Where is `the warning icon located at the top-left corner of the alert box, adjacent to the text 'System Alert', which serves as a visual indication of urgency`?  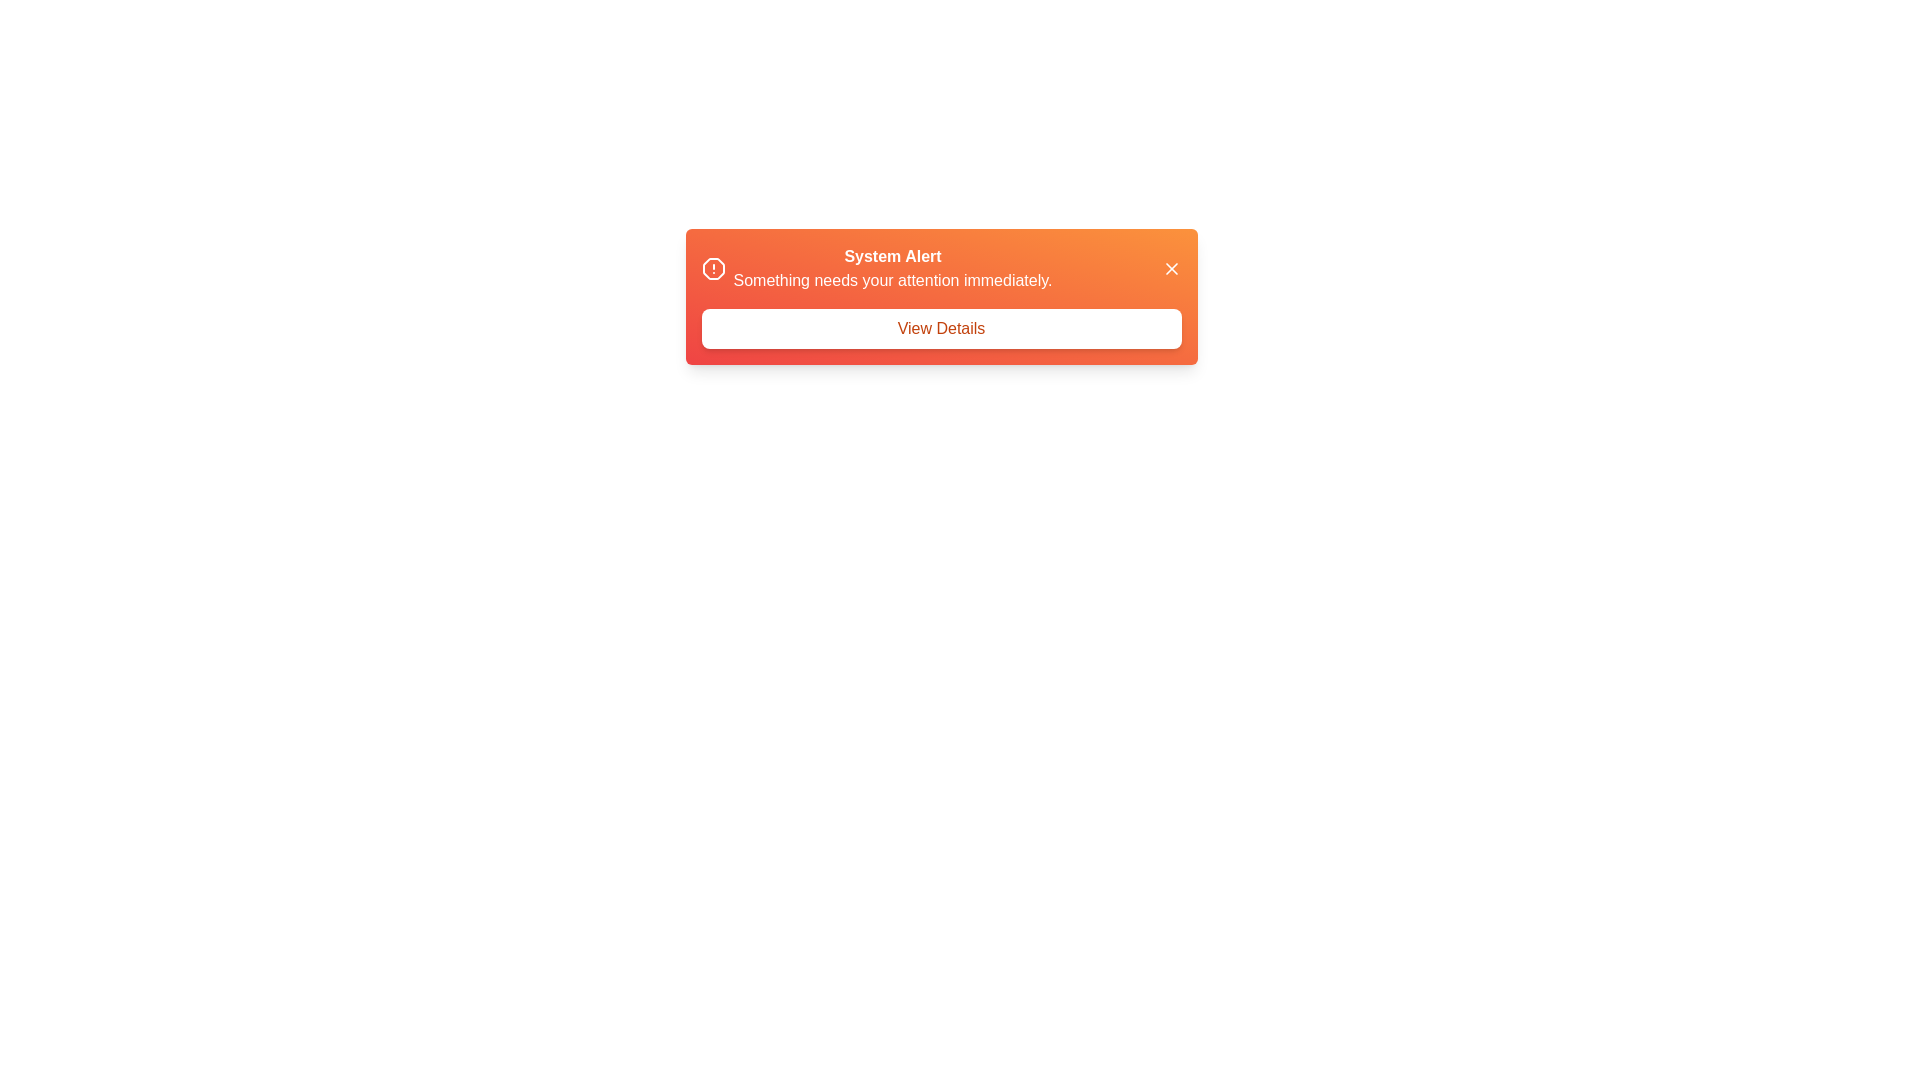 the warning icon located at the top-left corner of the alert box, adjacent to the text 'System Alert', which serves as a visual indication of urgency is located at coordinates (713, 268).